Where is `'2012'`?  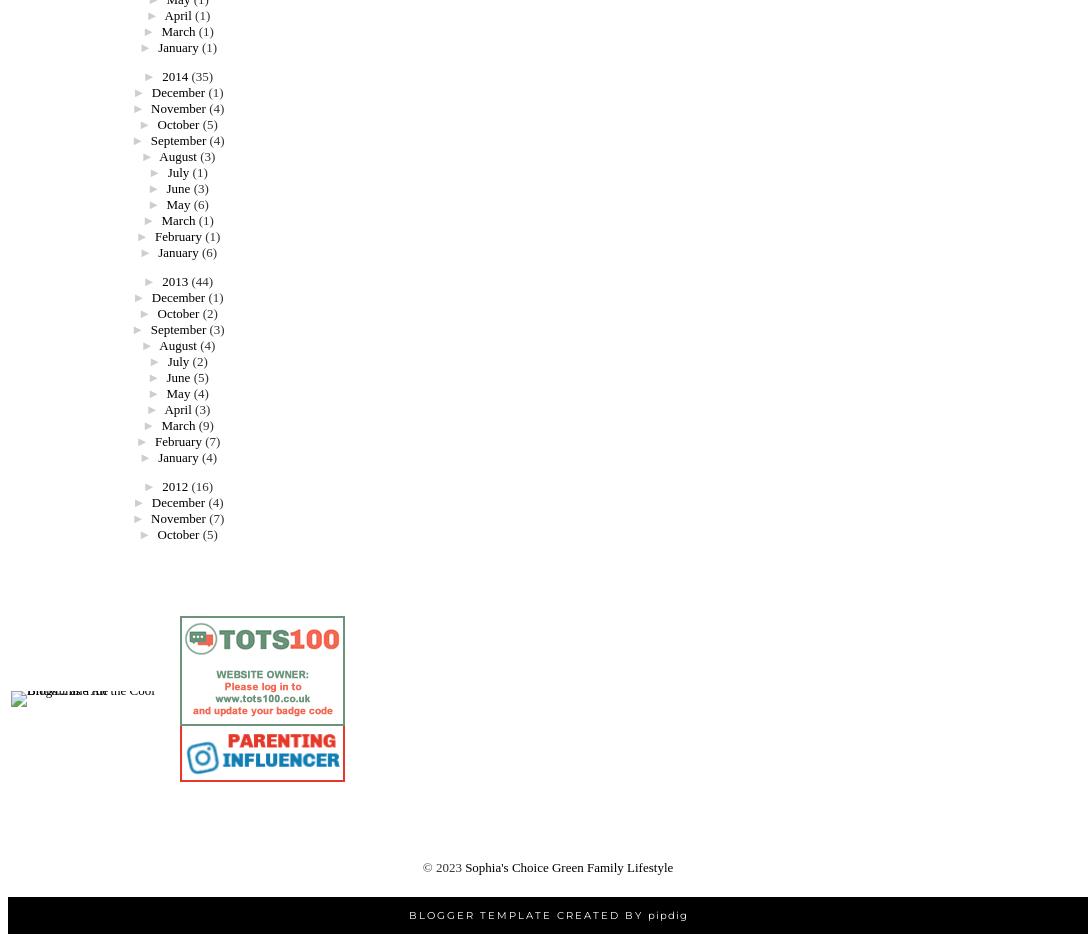
'2012' is located at coordinates (161, 485).